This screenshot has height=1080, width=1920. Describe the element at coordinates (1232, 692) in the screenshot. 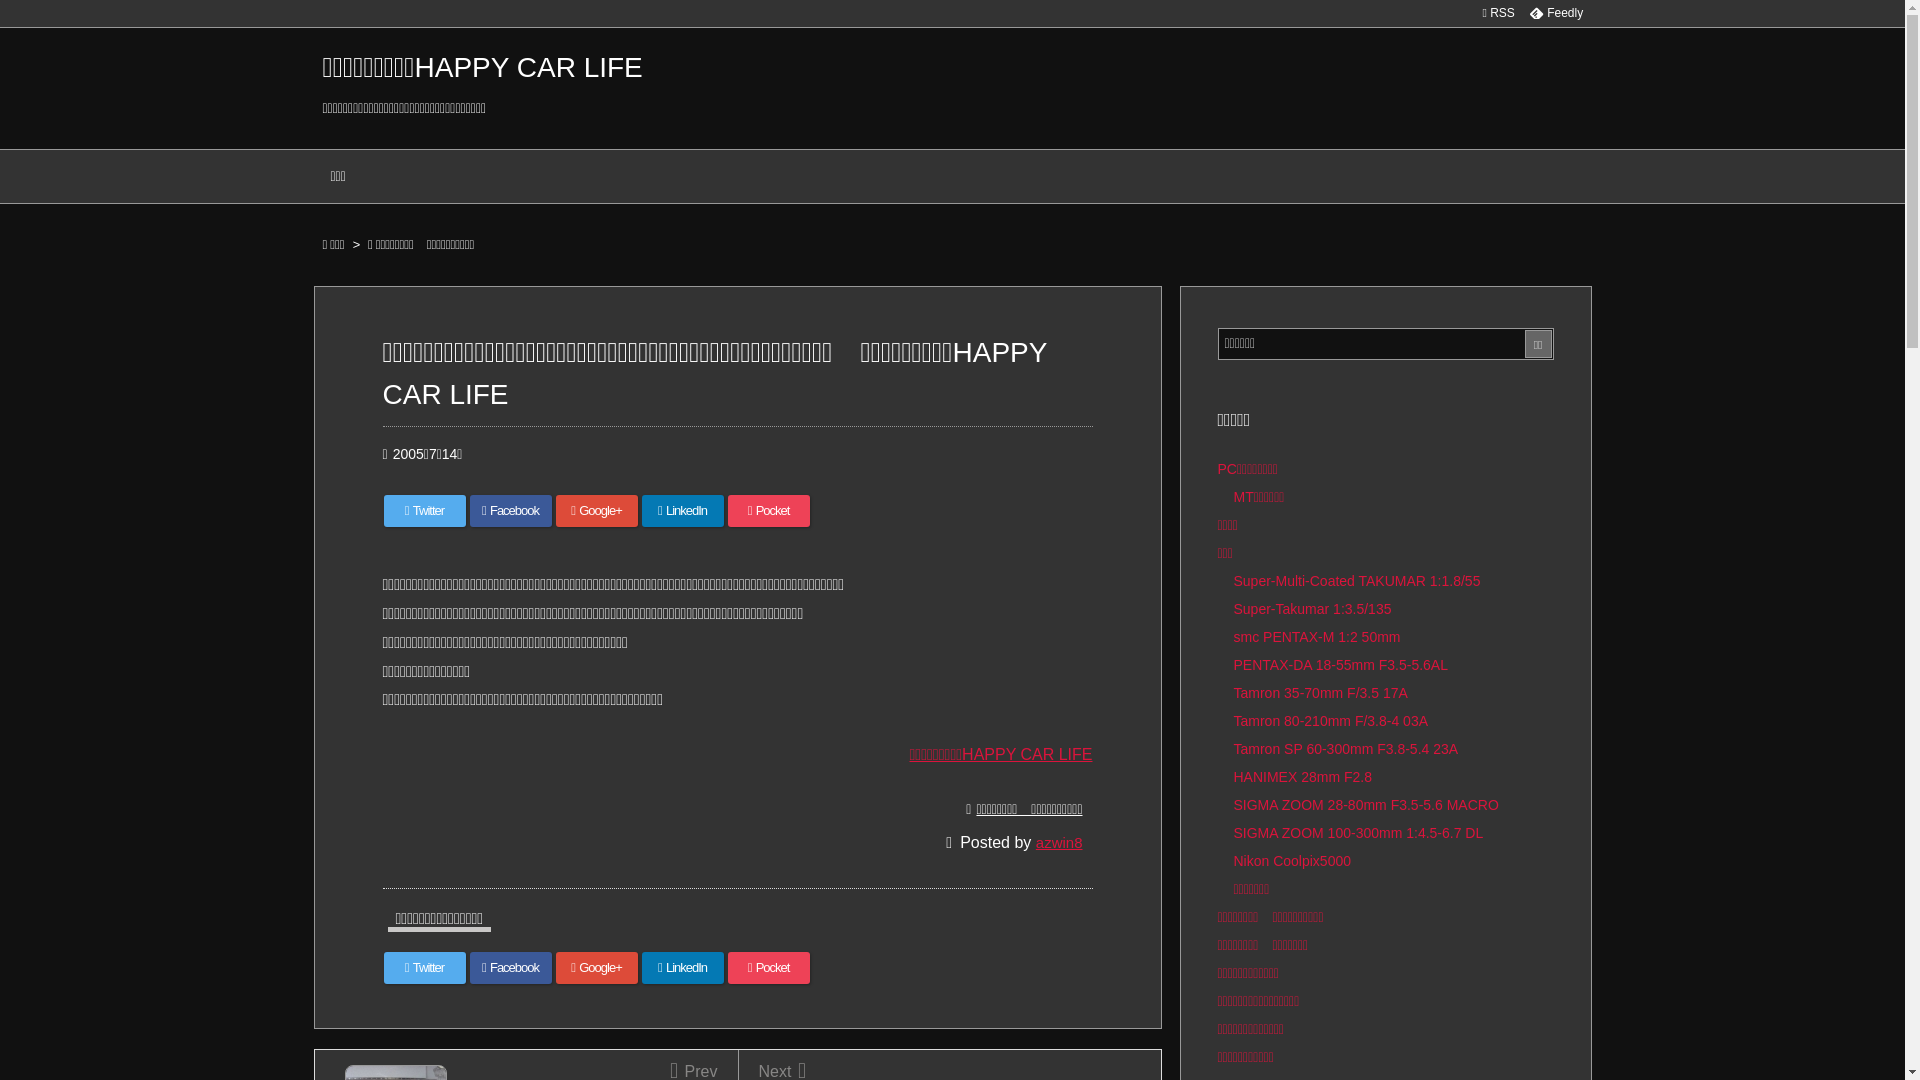

I see `'Tamron 35-70mm F/3.5 17A'` at that location.